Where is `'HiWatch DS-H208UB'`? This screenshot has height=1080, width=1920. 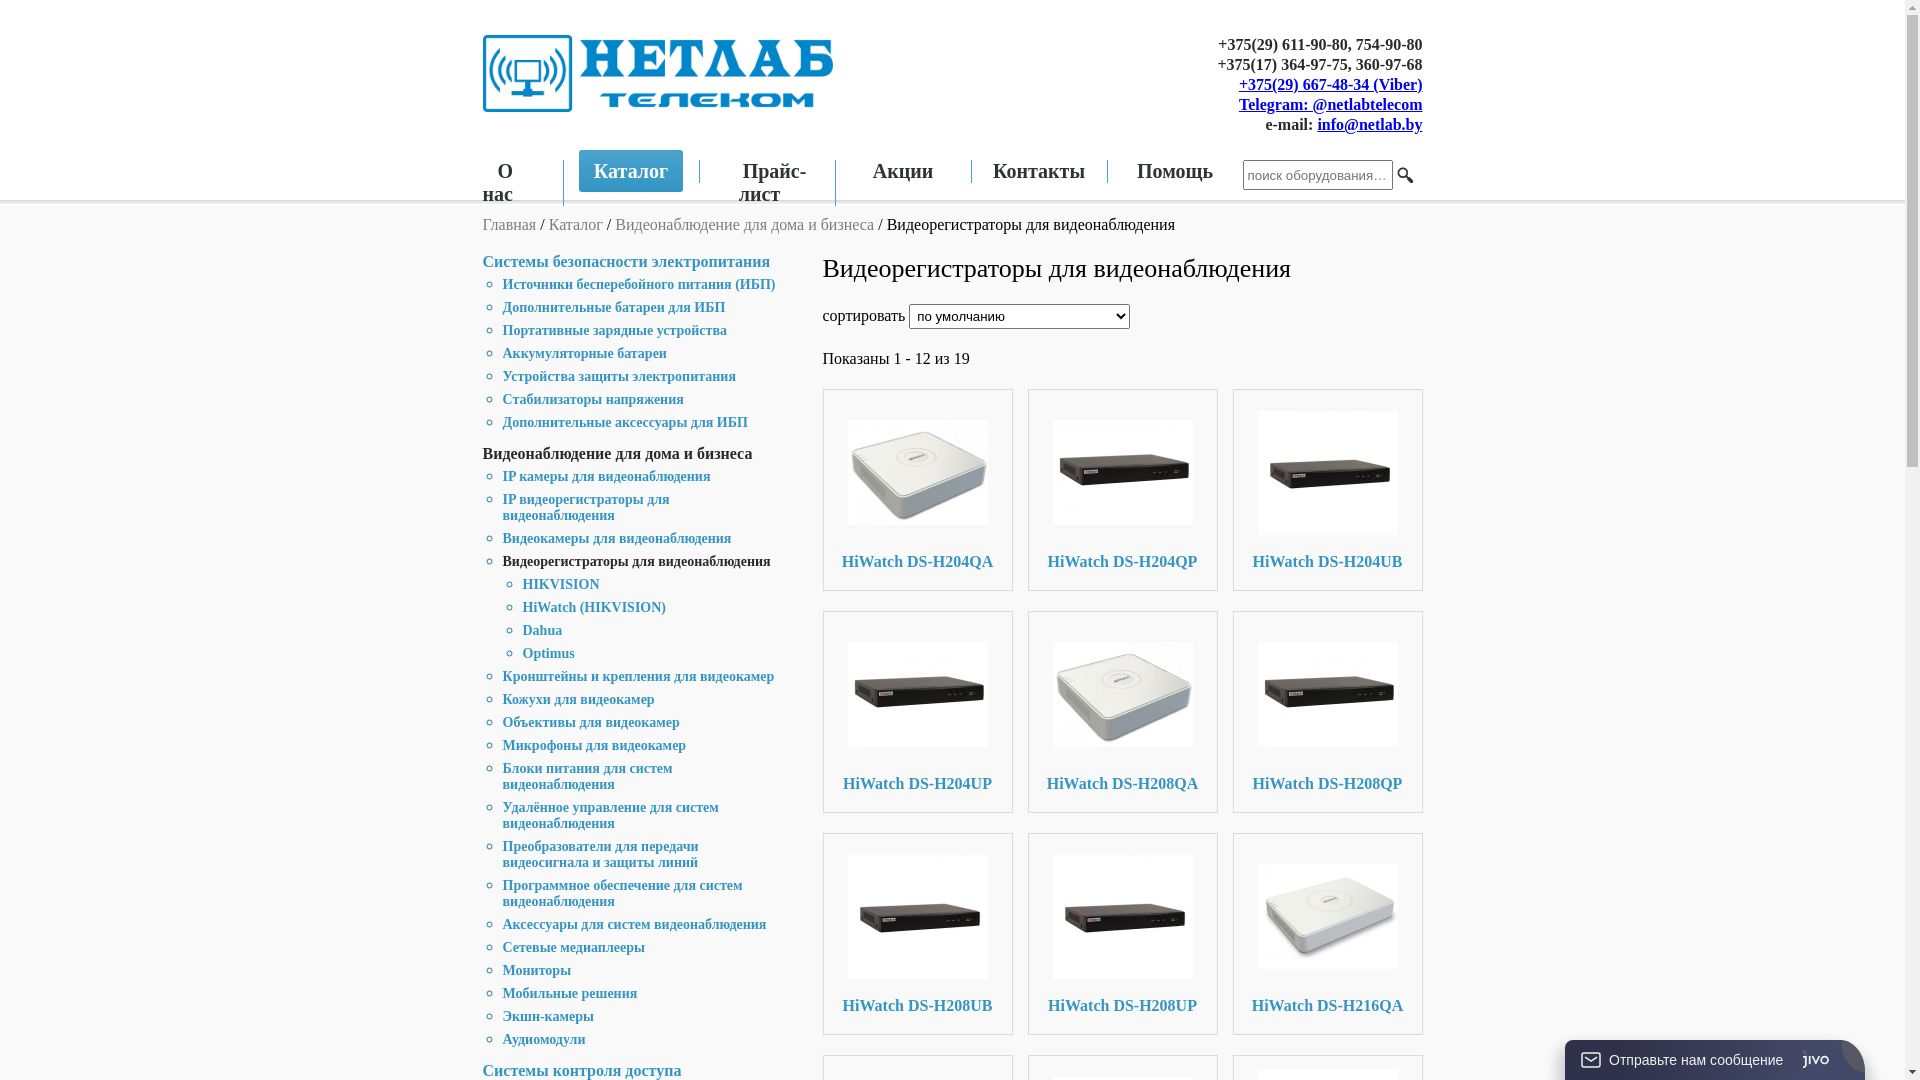 'HiWatch DS-H208UB' is located at coordinates (916, 1006).